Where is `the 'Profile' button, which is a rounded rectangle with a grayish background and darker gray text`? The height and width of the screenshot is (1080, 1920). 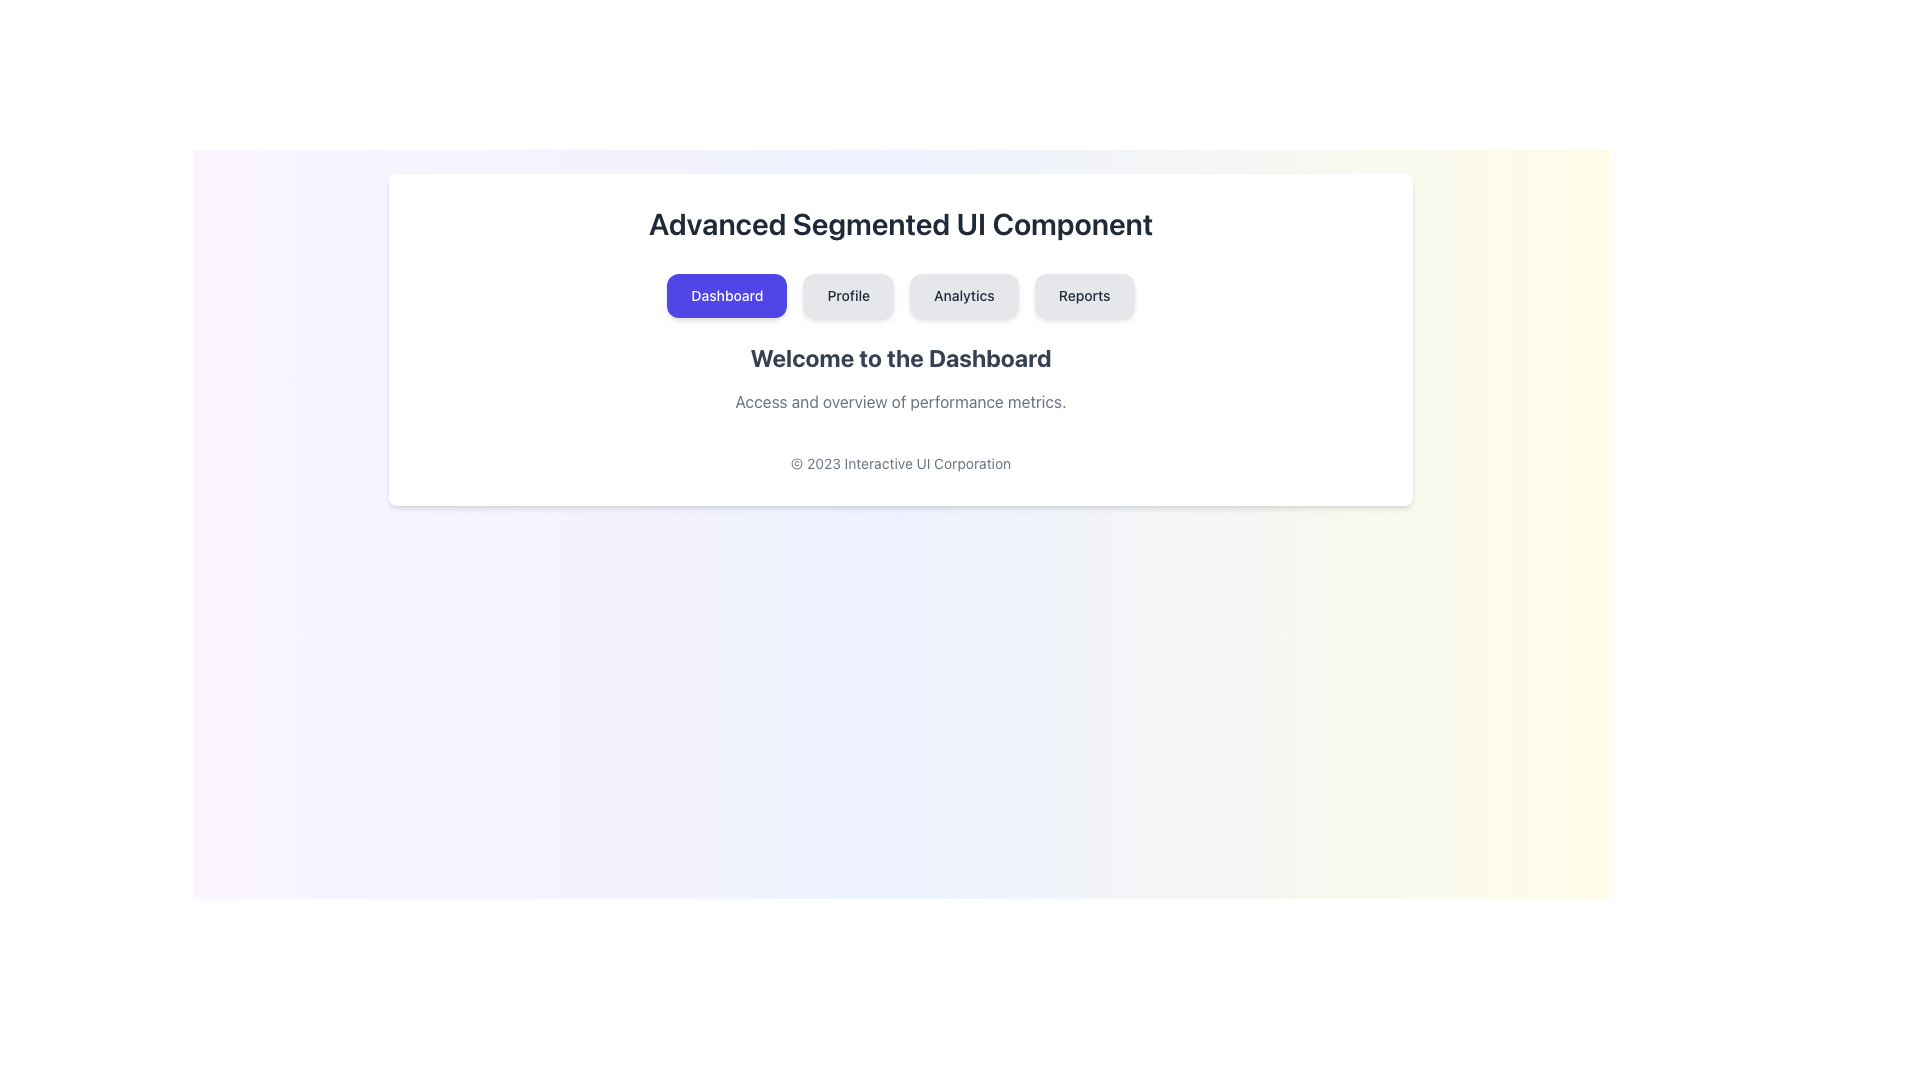
the 'Profile' button, which is a rounded rectangle with a grayish background and darker gray text is located at coordinates (848, 296).